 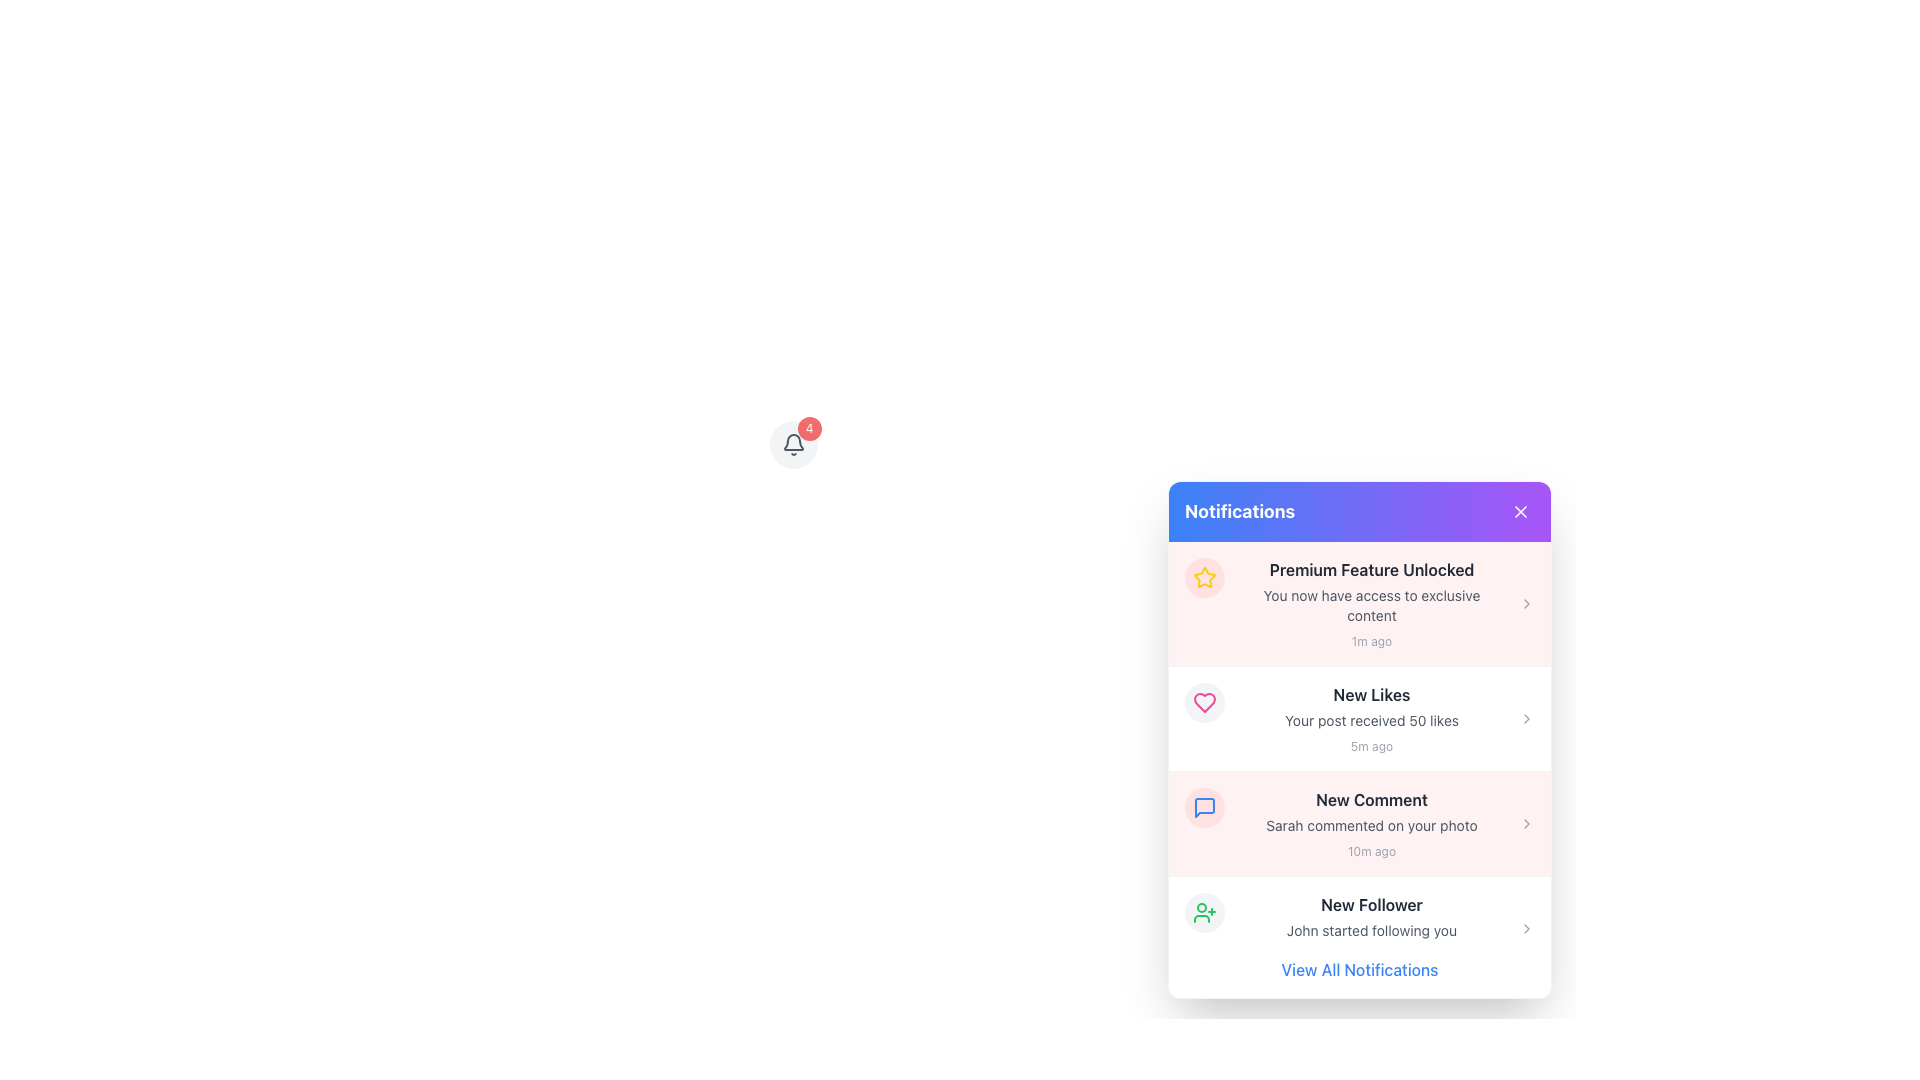 I want to click on the text label that indicates the time elapsed since the activity, positioned at the bottom of the 'New Comment' notification, so click(x=1371, y=852).